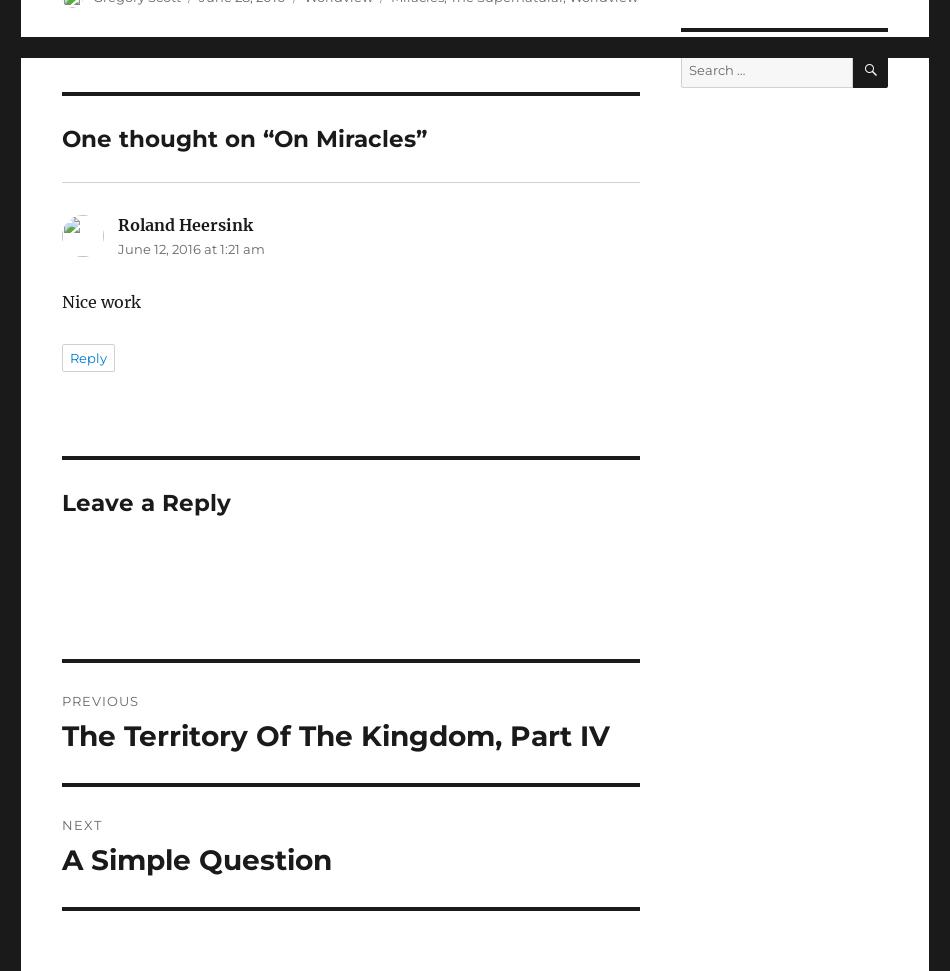  What do you see at coordinates (101, 300) in the screenshot?
I see `'Nice work'` at bounding box center [101, 300].